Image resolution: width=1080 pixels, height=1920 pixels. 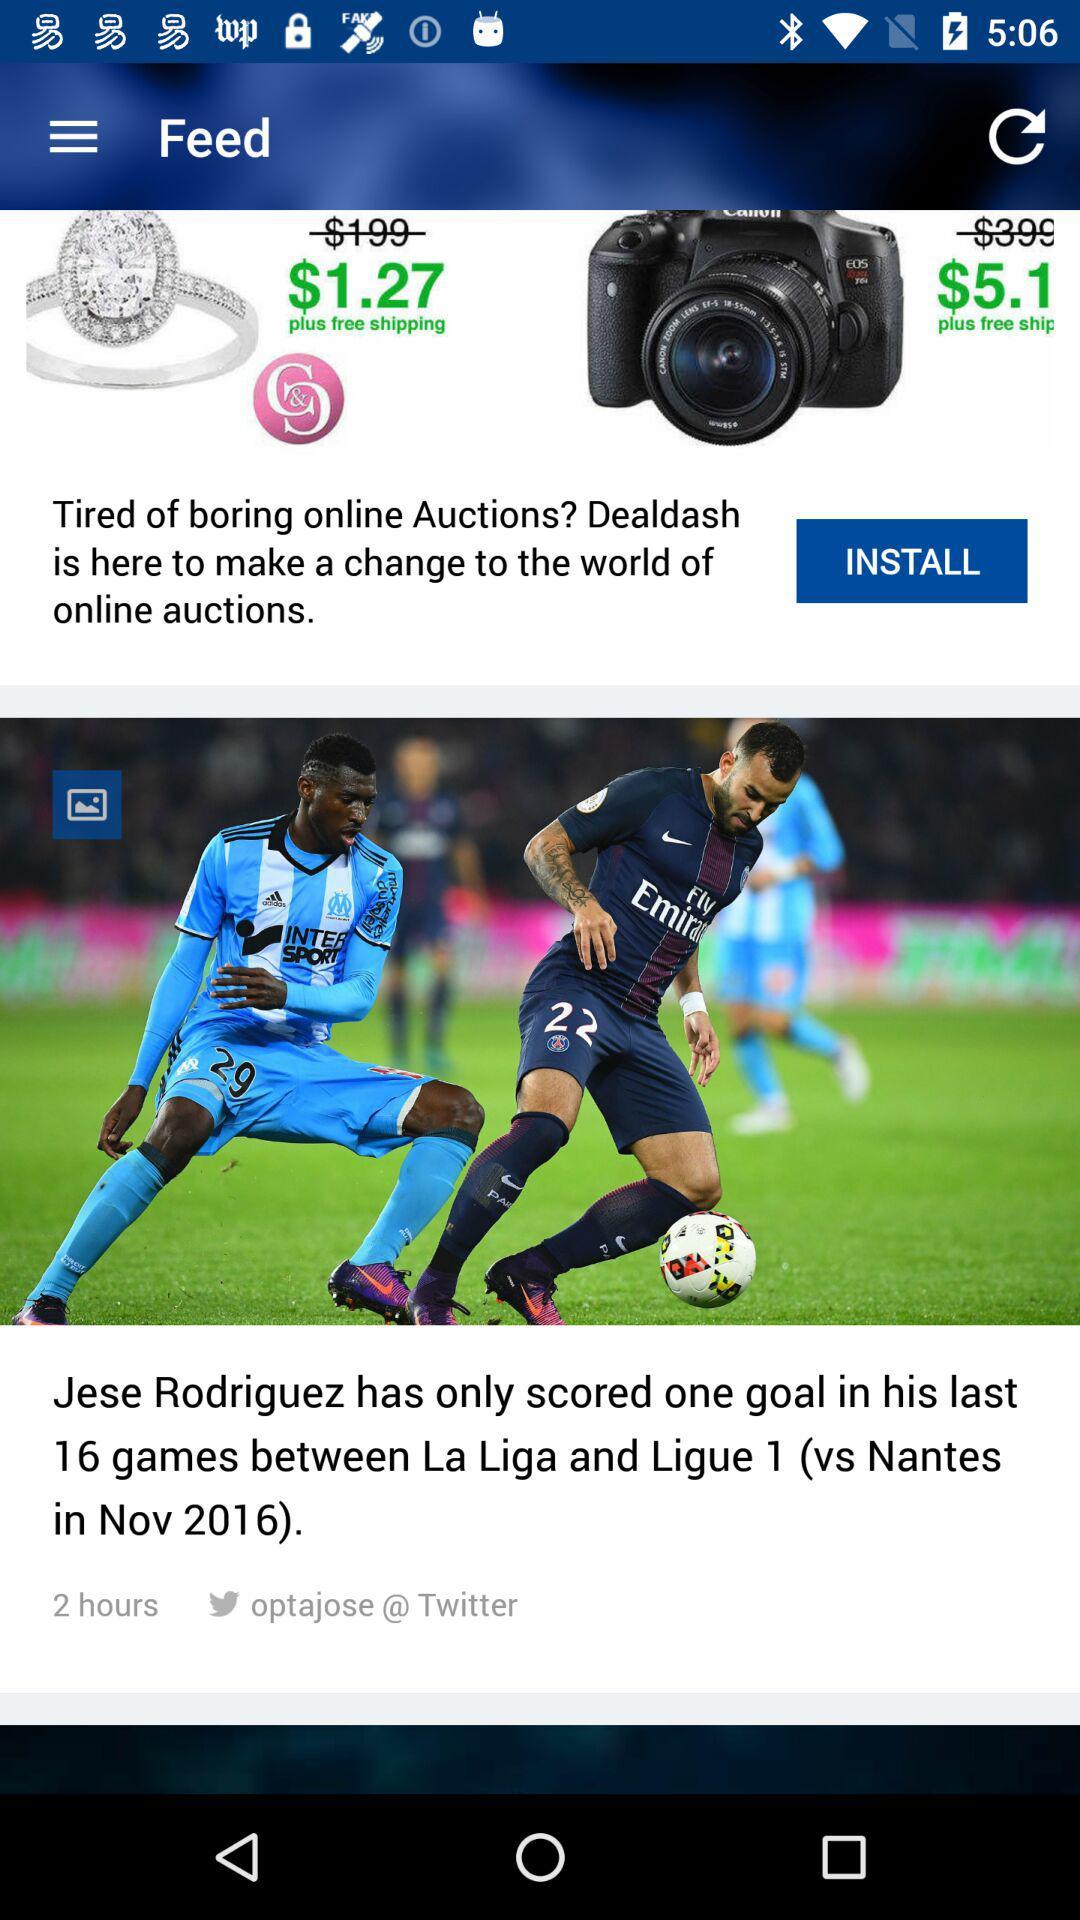 What do you see at coordinates (1017, 135) in the screenshot?
I see `the app next to the feed item` at bounding box center [1017, 135].